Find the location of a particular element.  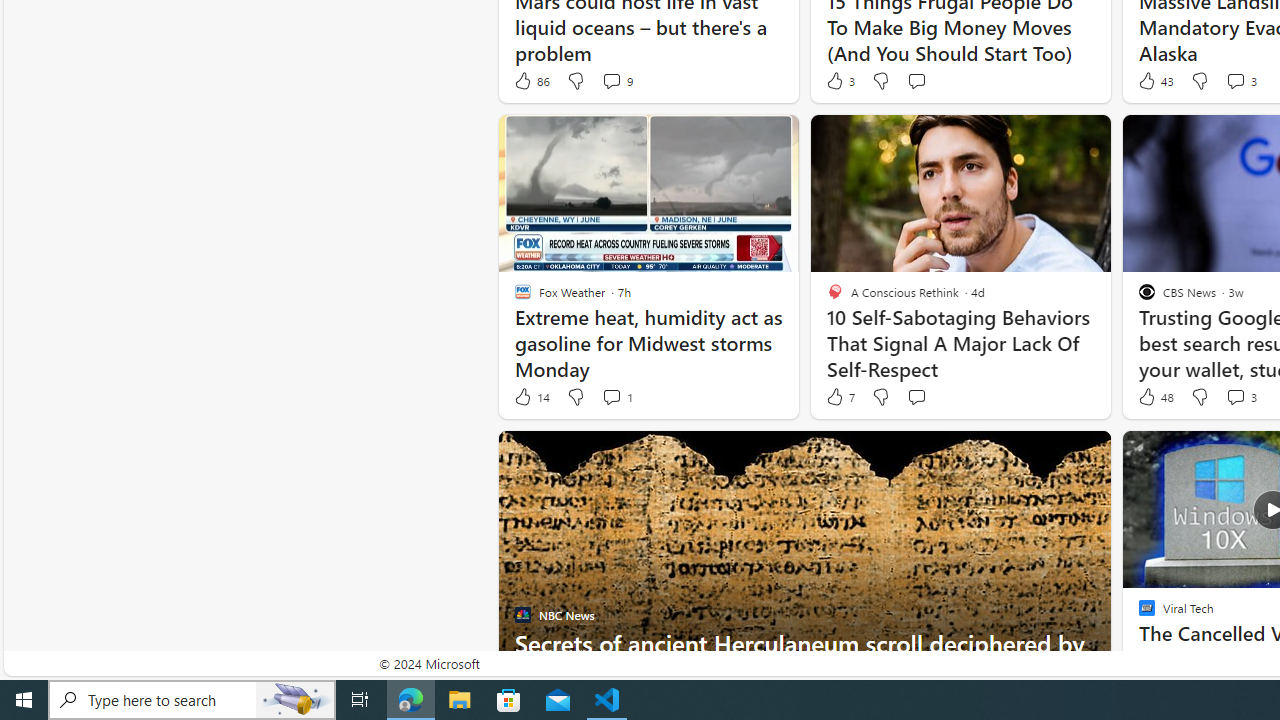

'View comments 9 Comment' is located at coordinates (615, 80).